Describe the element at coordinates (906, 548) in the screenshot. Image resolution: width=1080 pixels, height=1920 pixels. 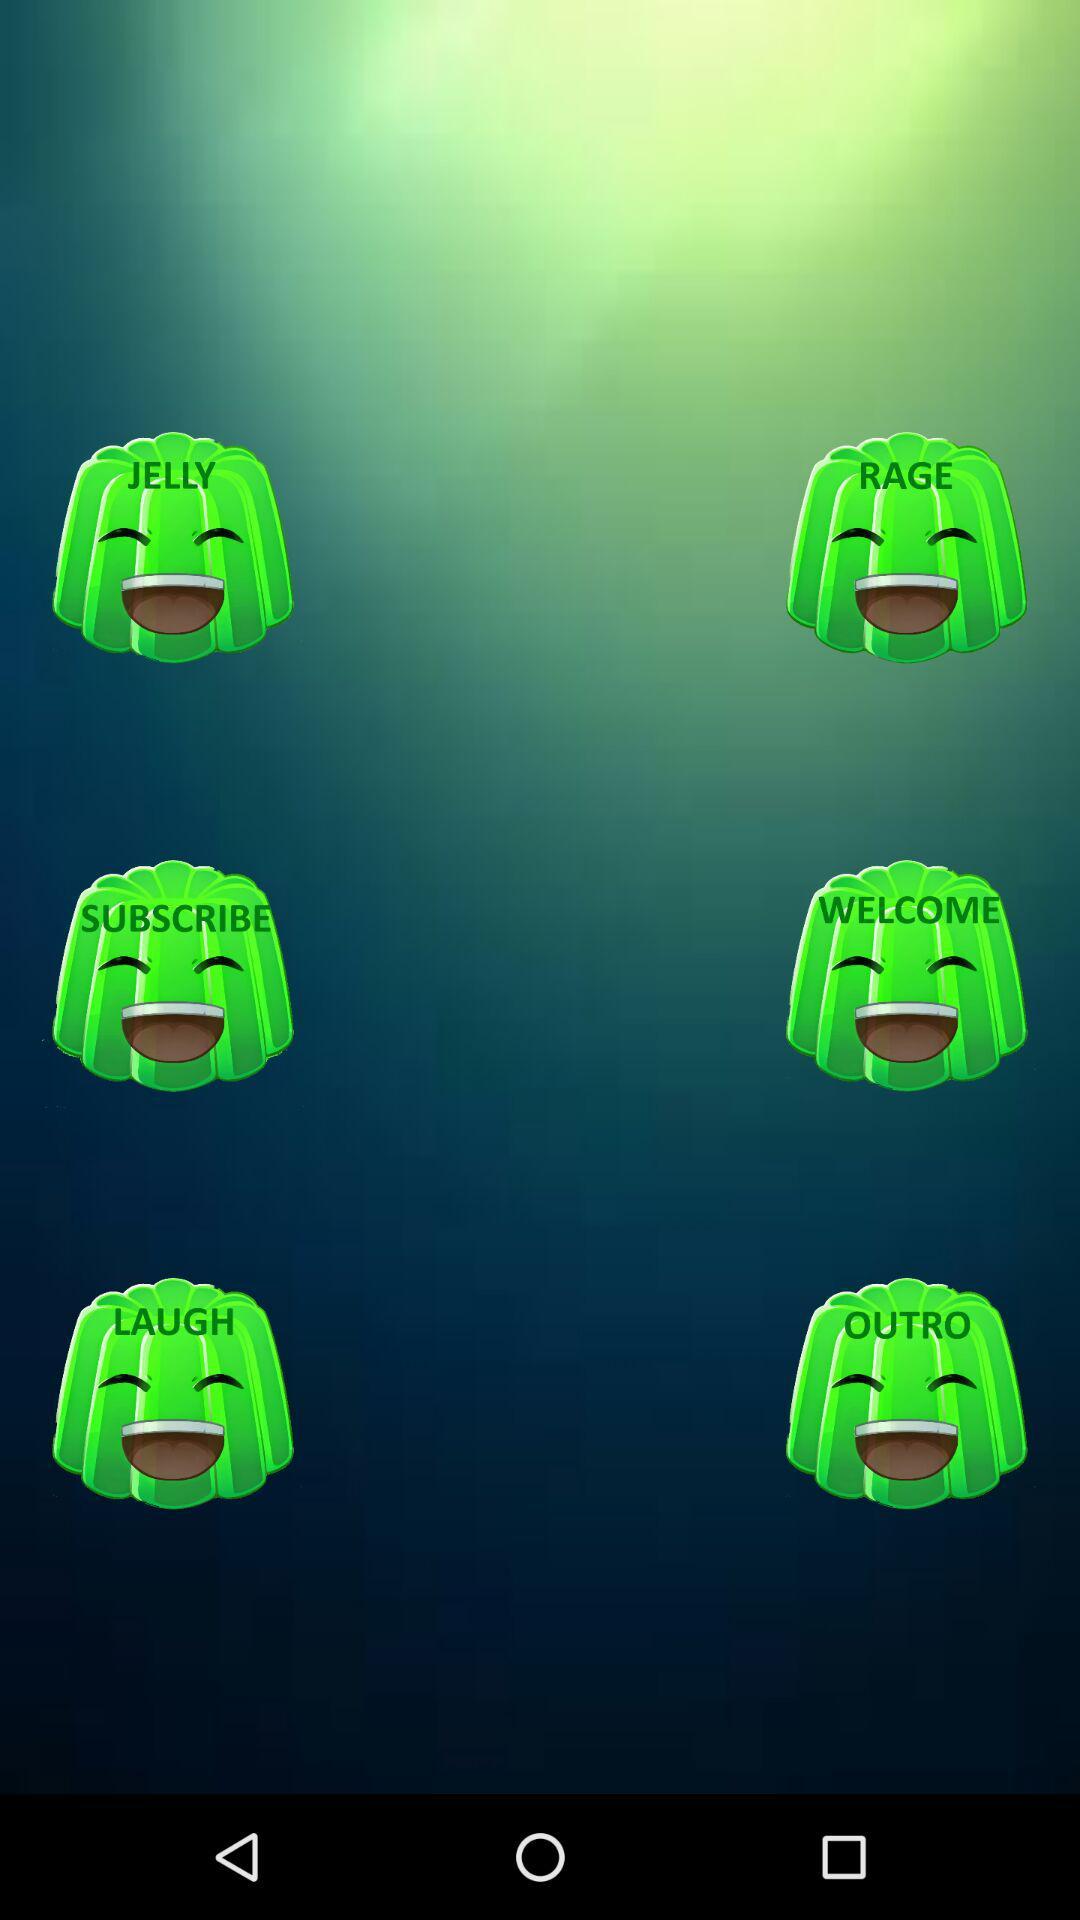
I see `icon at the top right corner` at that location.